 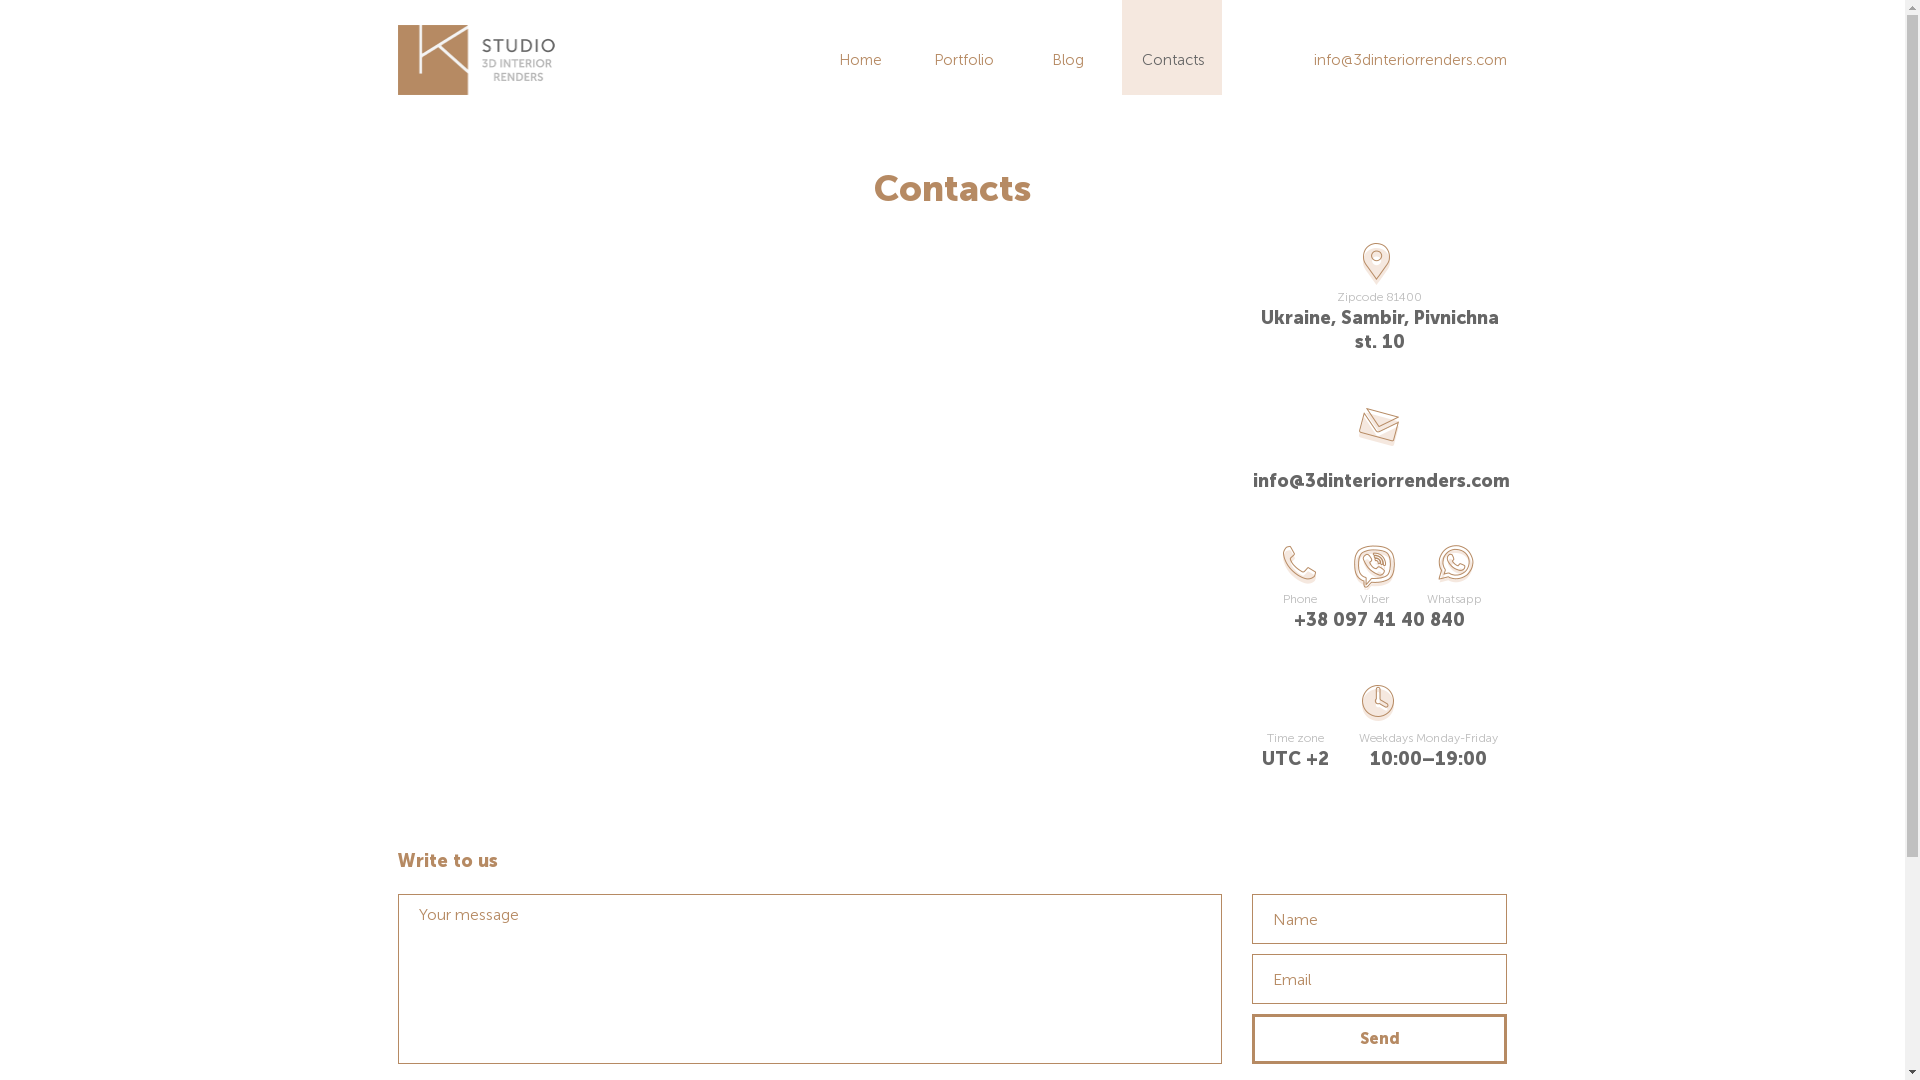 I want to click on 'Contacts', so click(x=1171, y=59).